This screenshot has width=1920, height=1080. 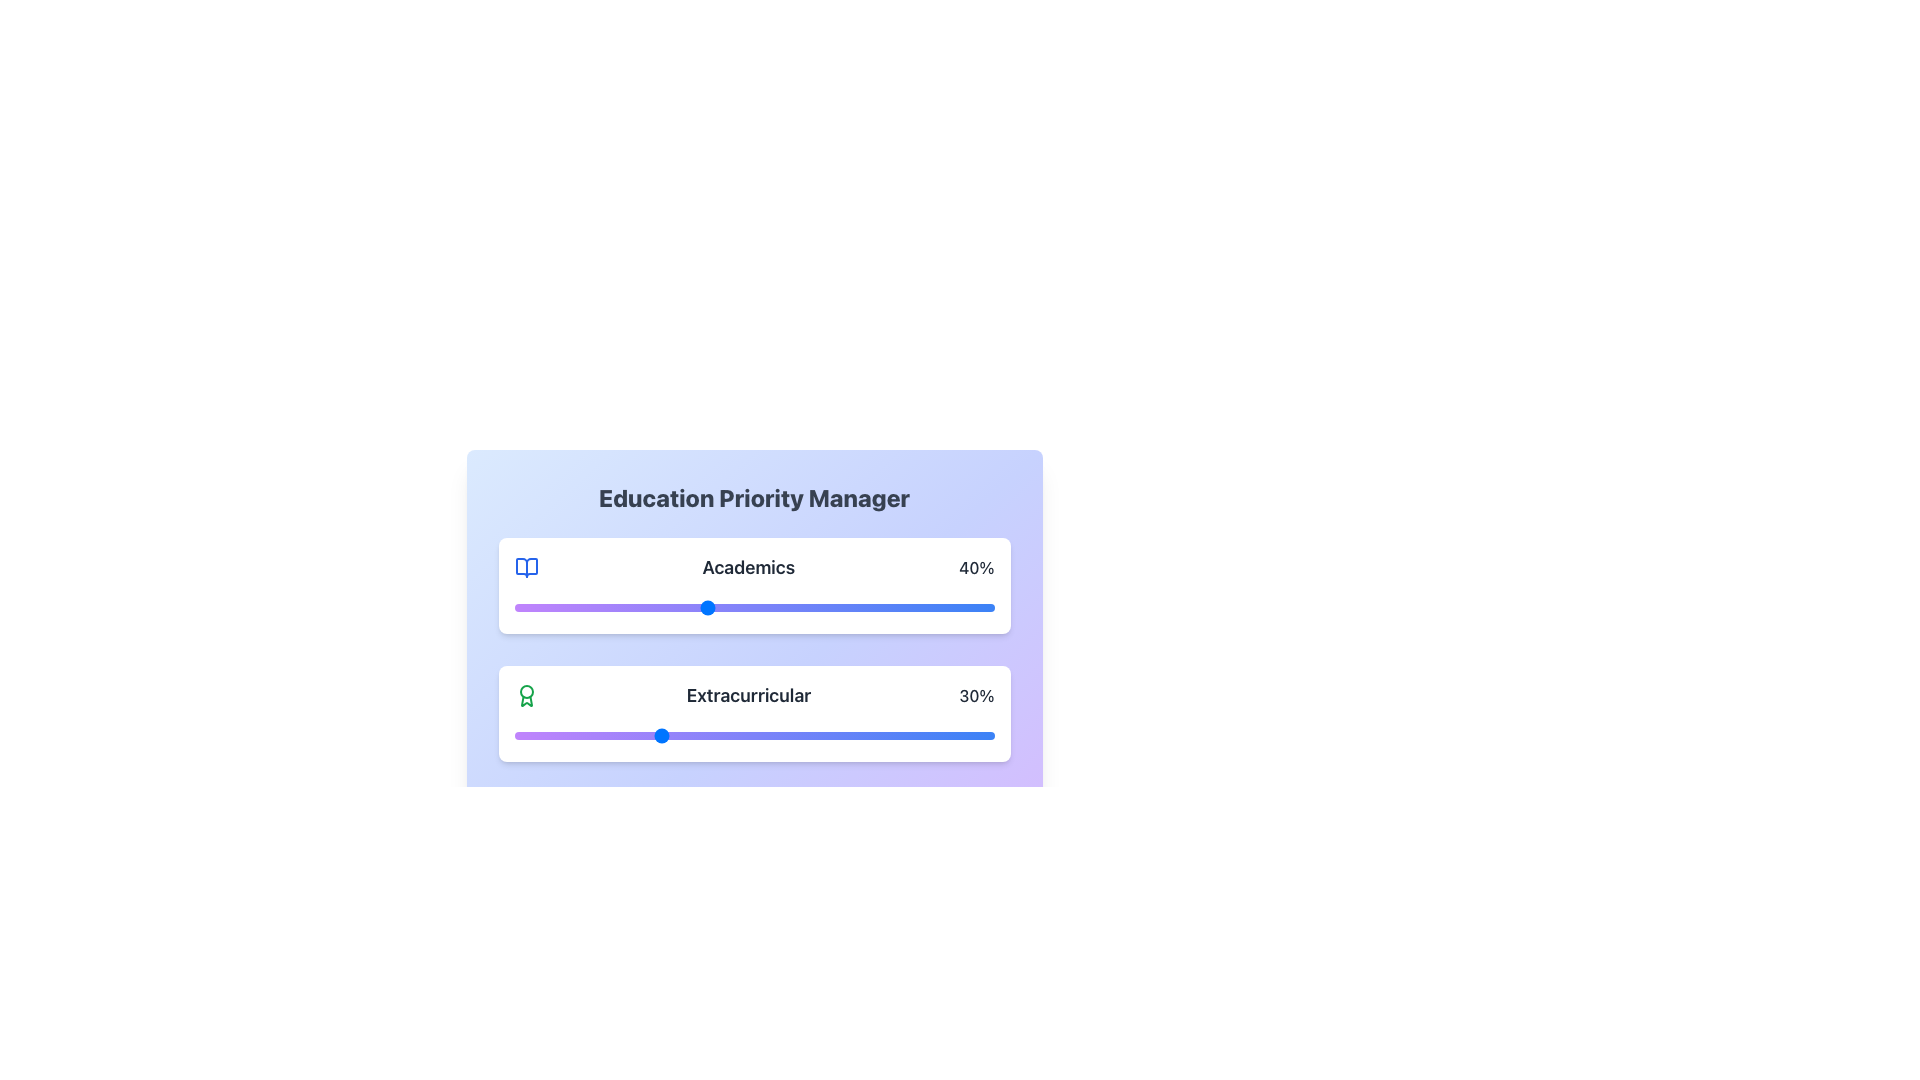 I want to click on the interactive sliders in the 'Education Priority Manager' component, so click(x=753, y=712).